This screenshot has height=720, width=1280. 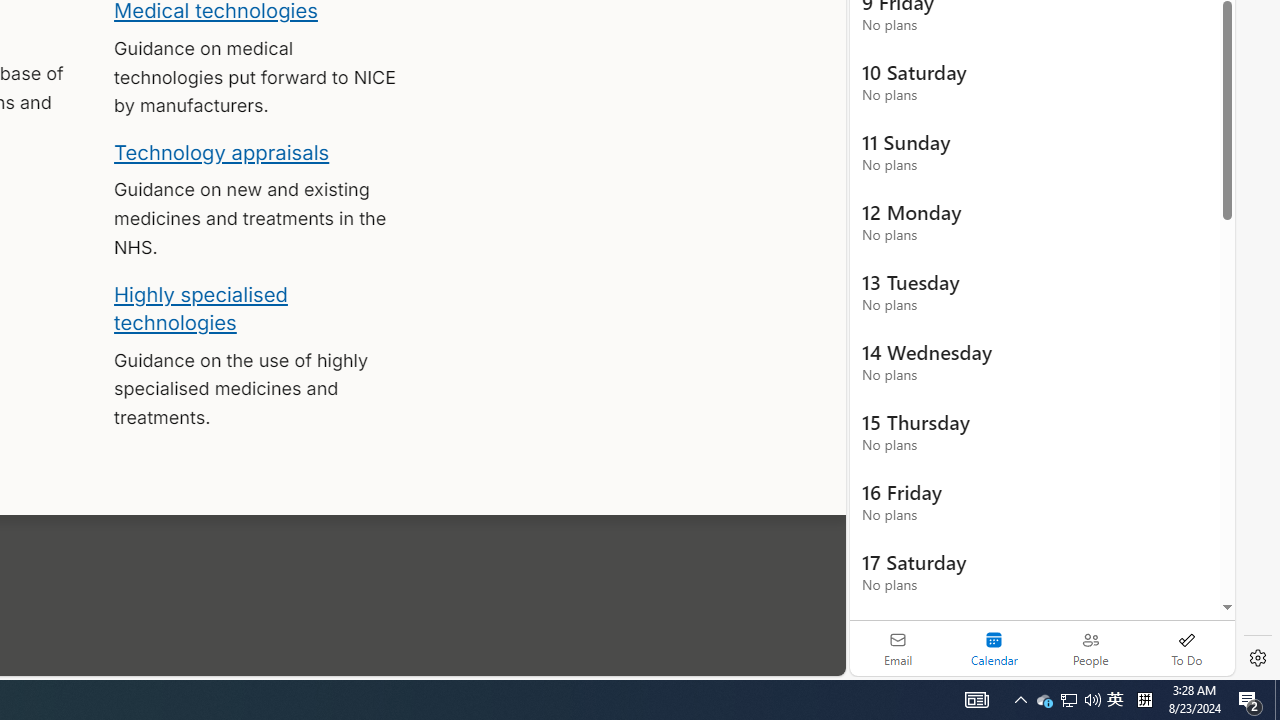 I want to click on 'Highly specialised technologies', so click(x=200, y=308).